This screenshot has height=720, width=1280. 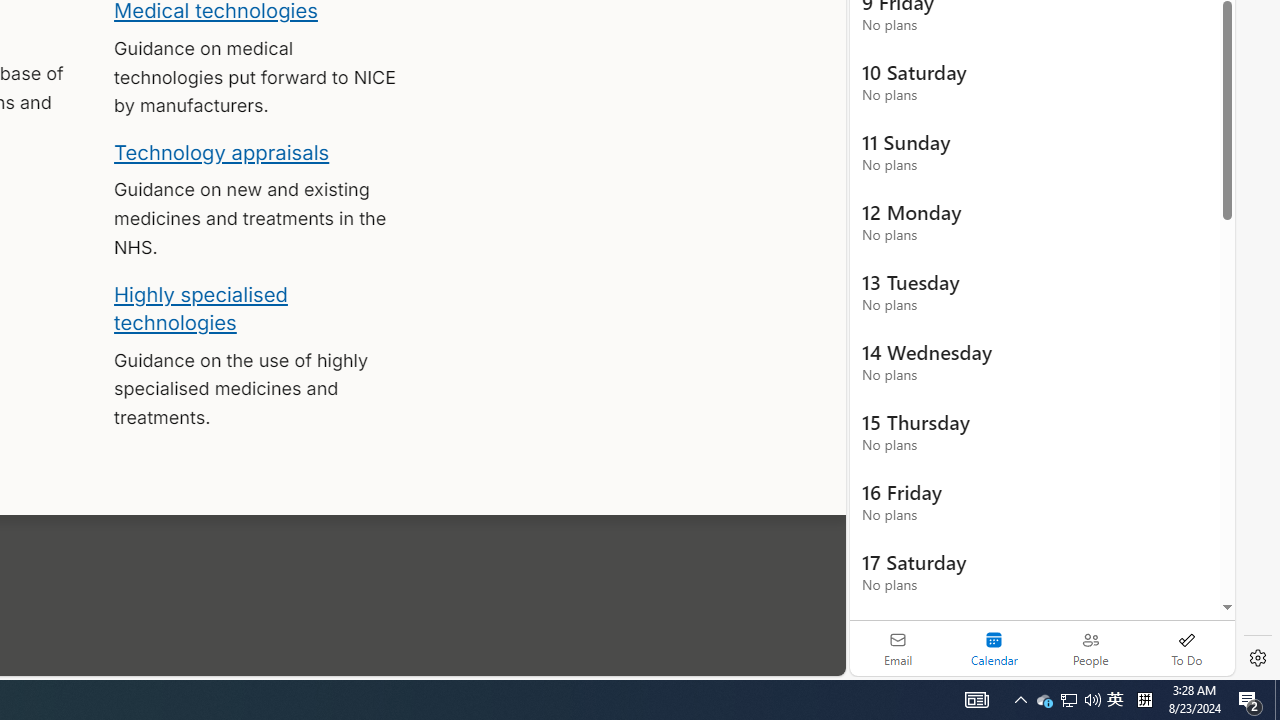 I want to click on 'Highly specialised technologies', so click(x=200, y=308).